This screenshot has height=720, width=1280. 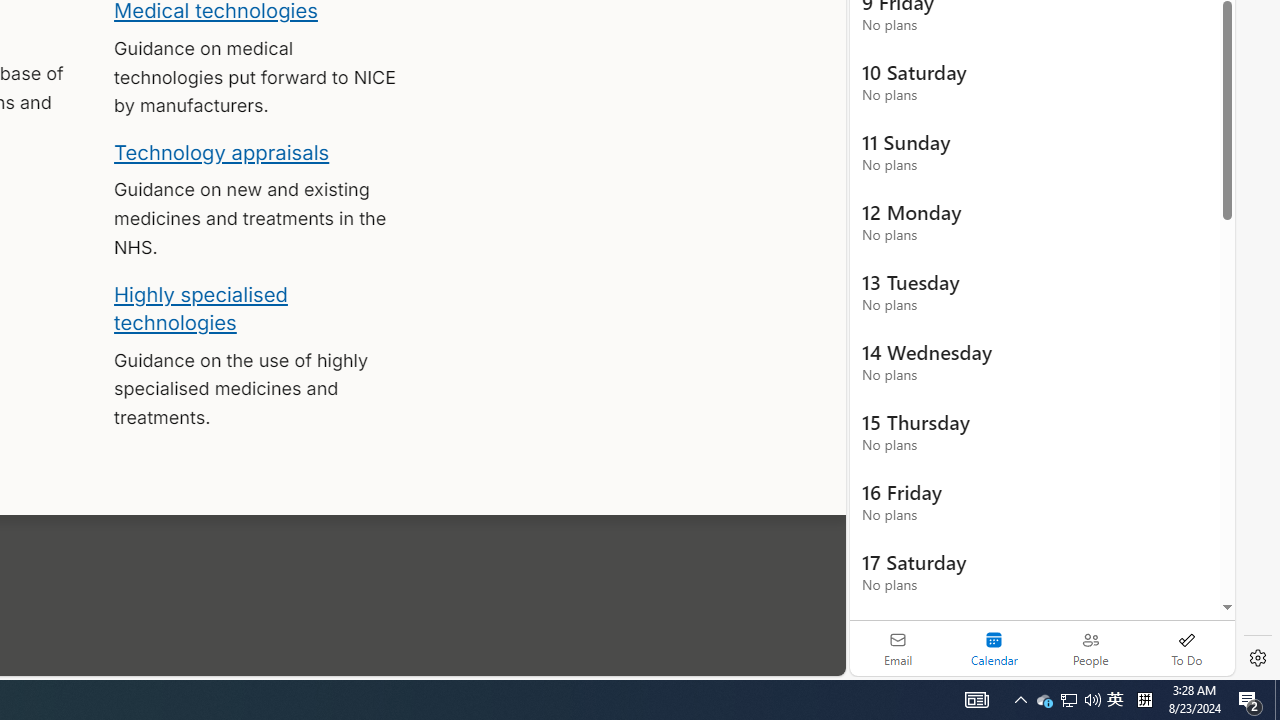 I want to click on 'Highly specialised technologies', so click(x=200, y=308).